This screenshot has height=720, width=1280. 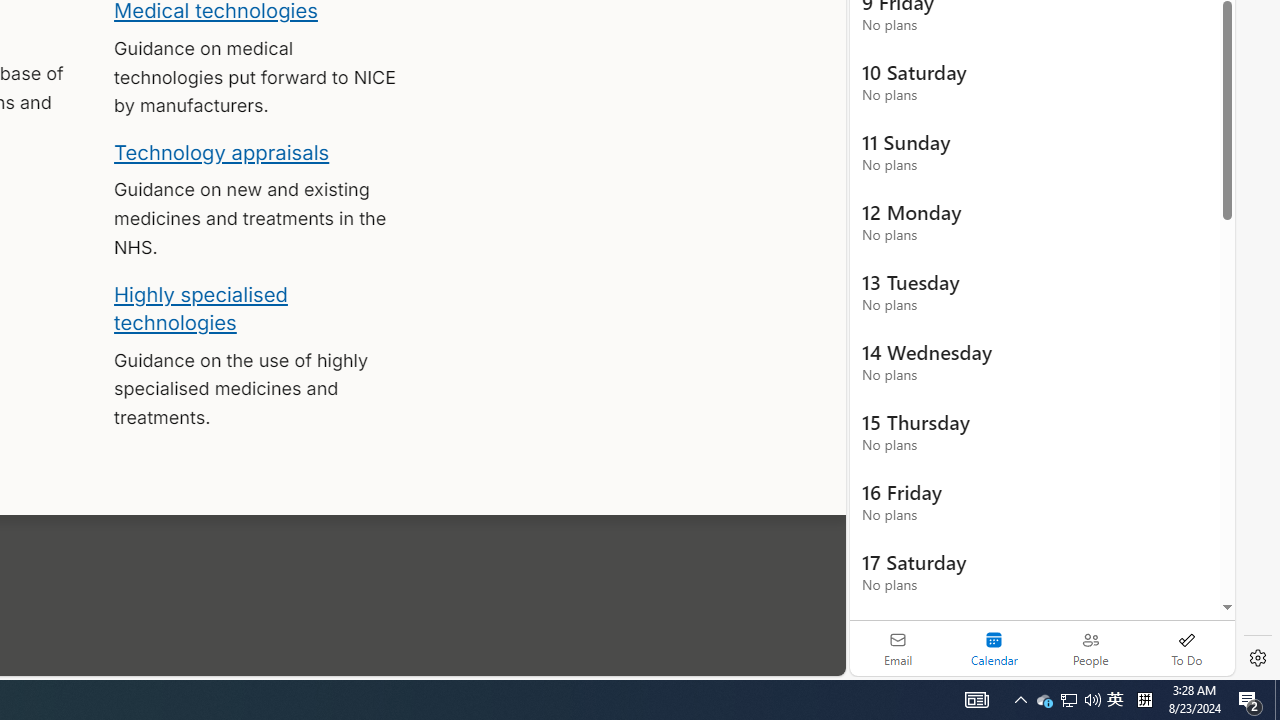 I want to click on 'Highly specialised technologies', so click(x=200, y=308).